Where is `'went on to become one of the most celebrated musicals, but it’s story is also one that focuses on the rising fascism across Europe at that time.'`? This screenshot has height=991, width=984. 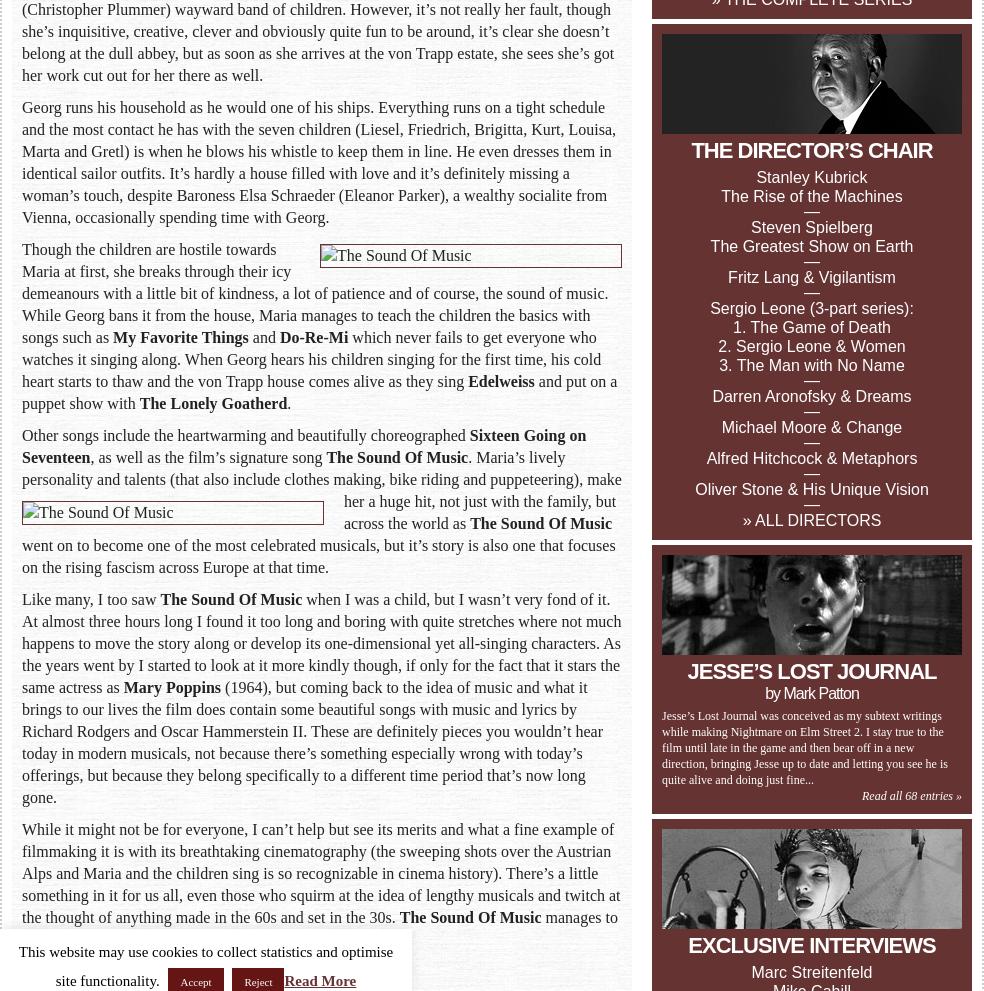
'went on to become one of the most celebrated musicals, but it’s story is also one that focuses on the rising fascism across Europe at that time.' is located at coordinates (317, 555).